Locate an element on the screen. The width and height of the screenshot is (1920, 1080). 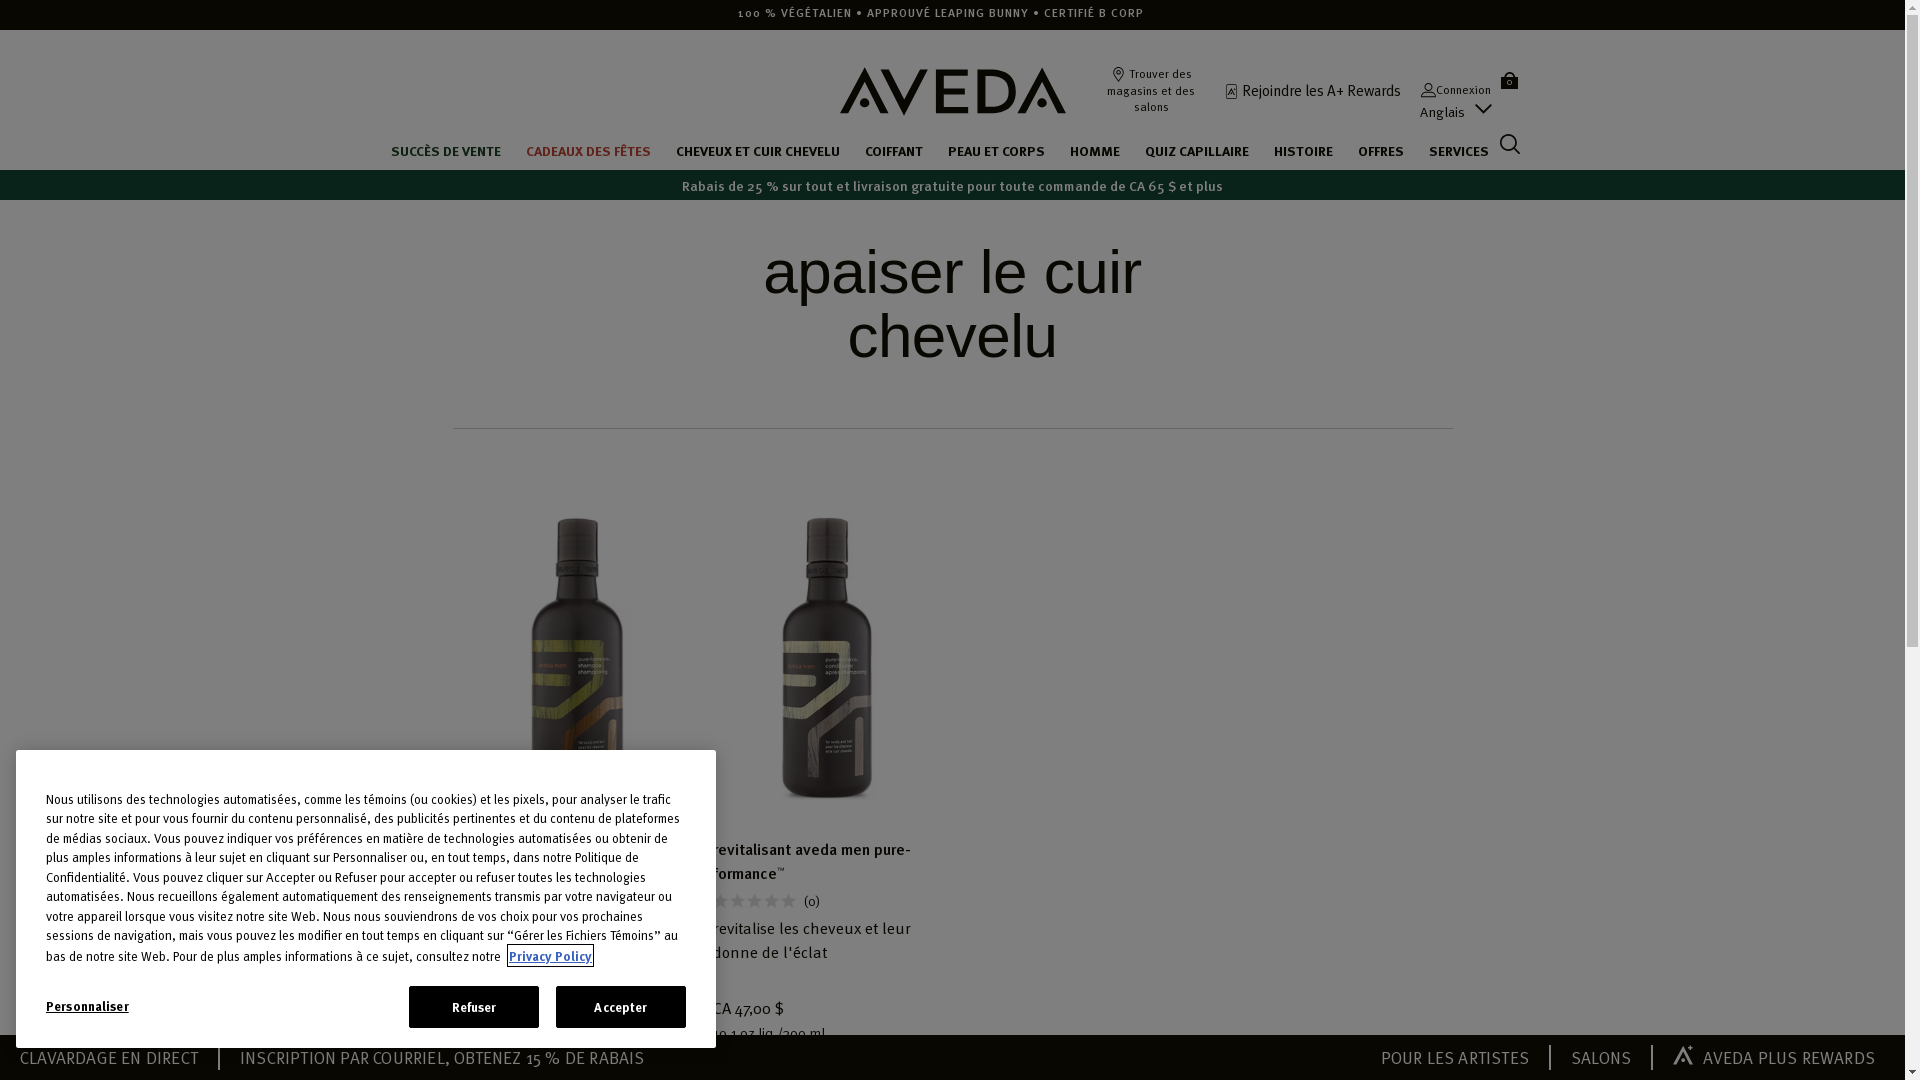
'Rejoindre les A+ Rewards' is located at coordinates (1223, 88).